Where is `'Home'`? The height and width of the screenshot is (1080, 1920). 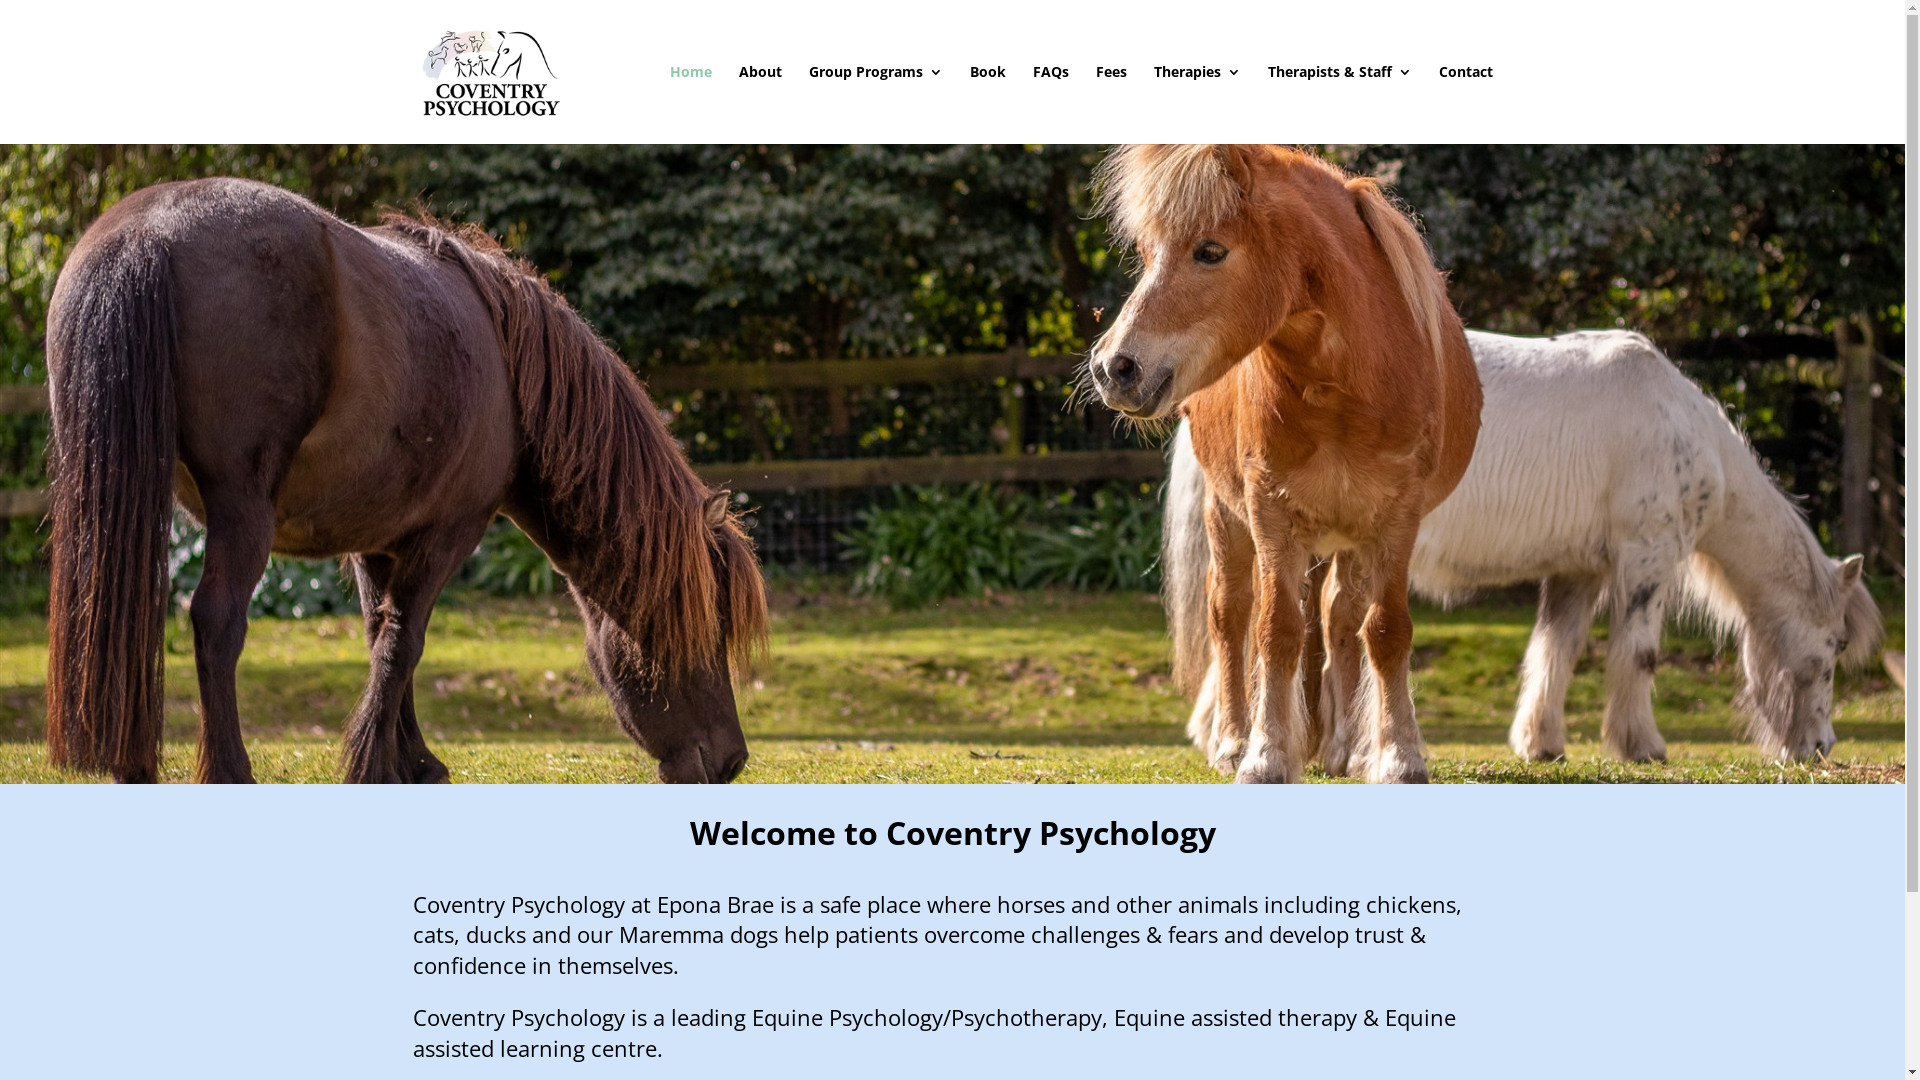
'Home' is located at coordinates (691, 104).